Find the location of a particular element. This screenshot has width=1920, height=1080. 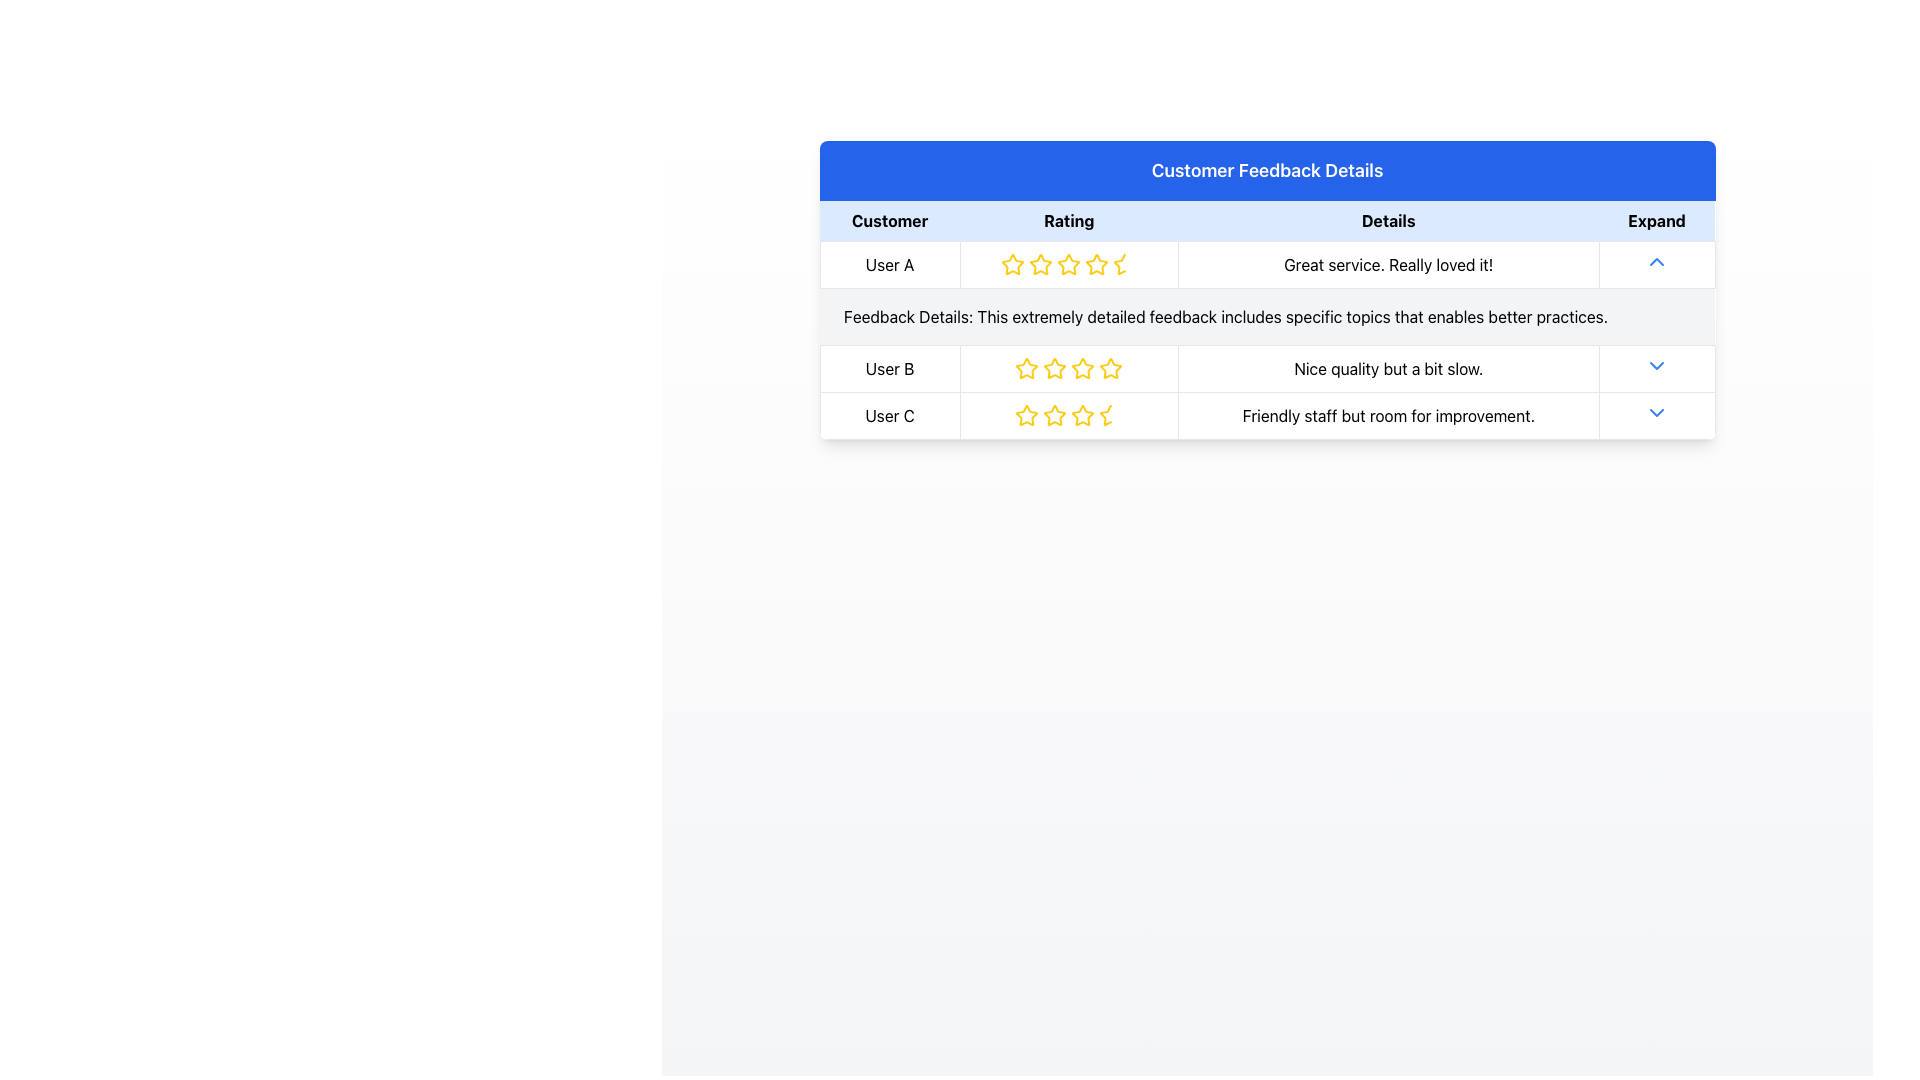

the second star icon in the rating column of the first row under 'User A' in the 'Customer Feedback Details' table to reflect the user's assigned rating is located at coordinates (1040, 264).